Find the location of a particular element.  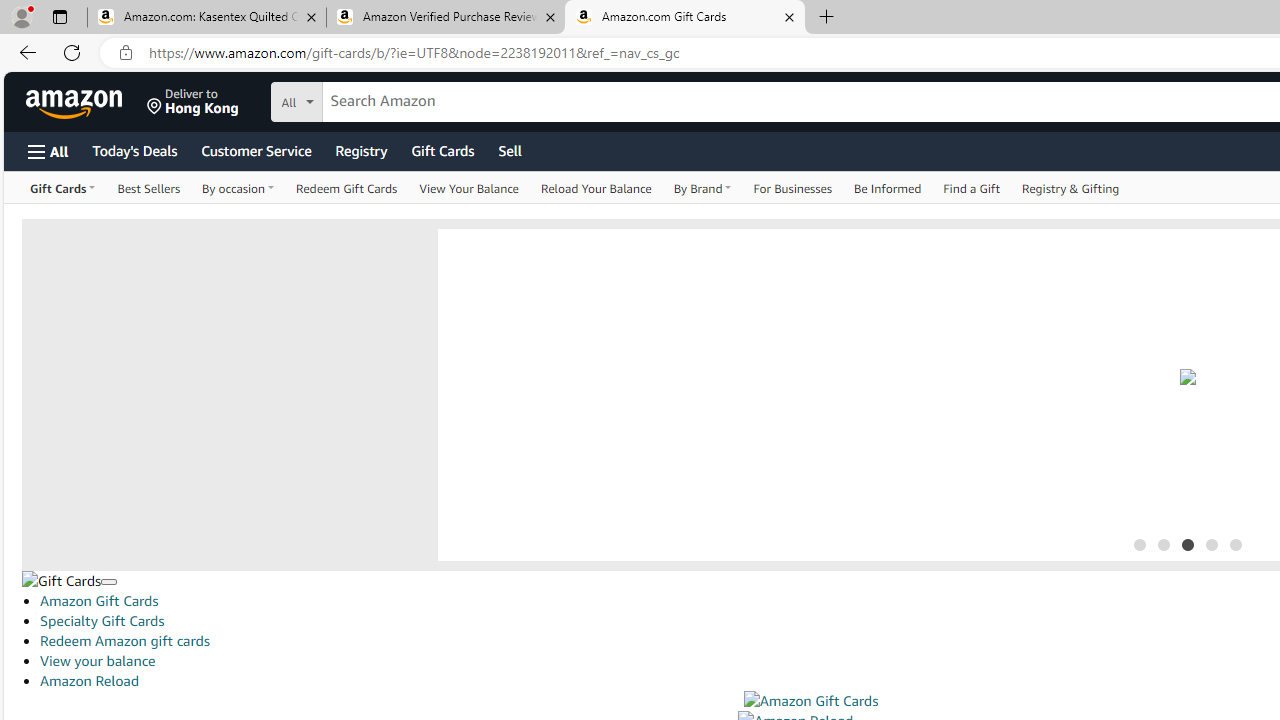

'Today' is located at coordinates (133, 149).